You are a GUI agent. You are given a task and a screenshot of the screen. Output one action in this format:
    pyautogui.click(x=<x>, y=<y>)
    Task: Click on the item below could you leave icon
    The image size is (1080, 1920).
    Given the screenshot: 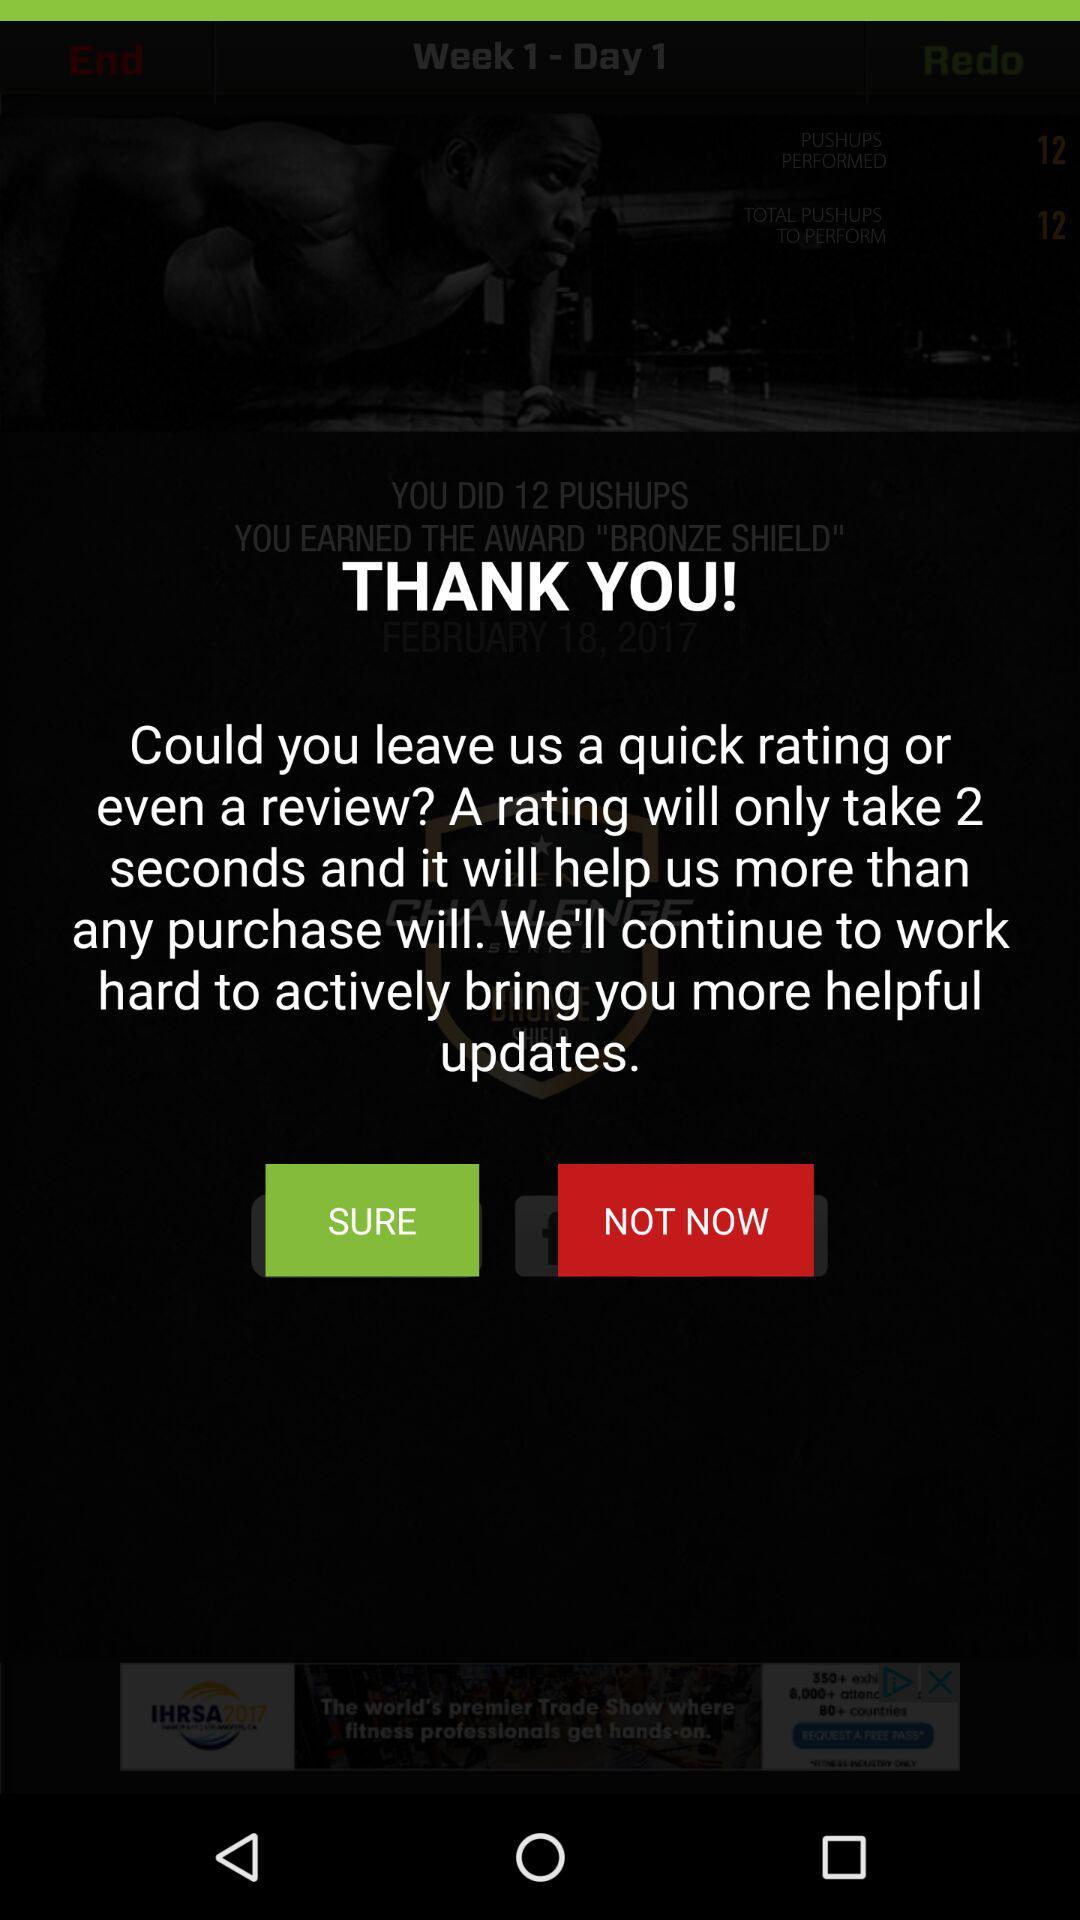 What is the action you would take?
    pyautogui.click(x=372, y=1219)
    